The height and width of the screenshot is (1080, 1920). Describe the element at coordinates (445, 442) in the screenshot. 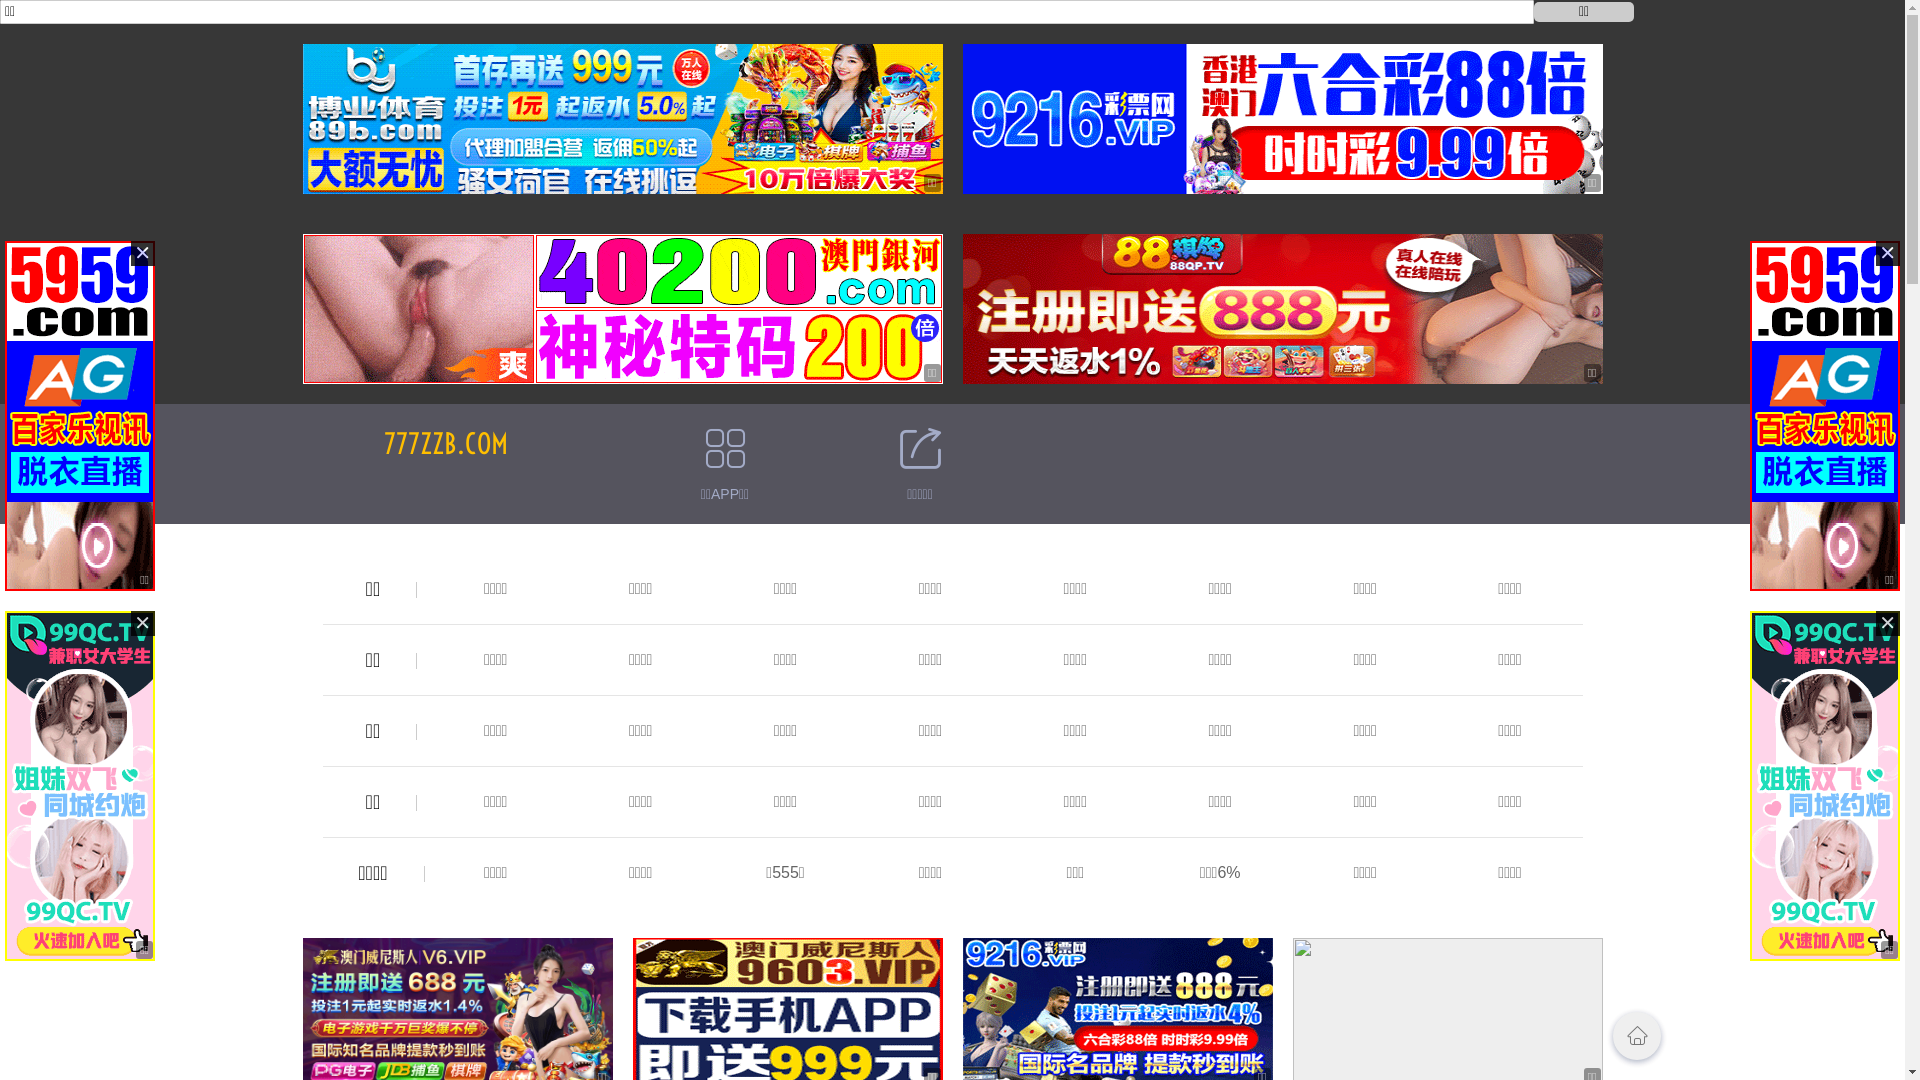

I see `'777ZZB.COM'` at that location.